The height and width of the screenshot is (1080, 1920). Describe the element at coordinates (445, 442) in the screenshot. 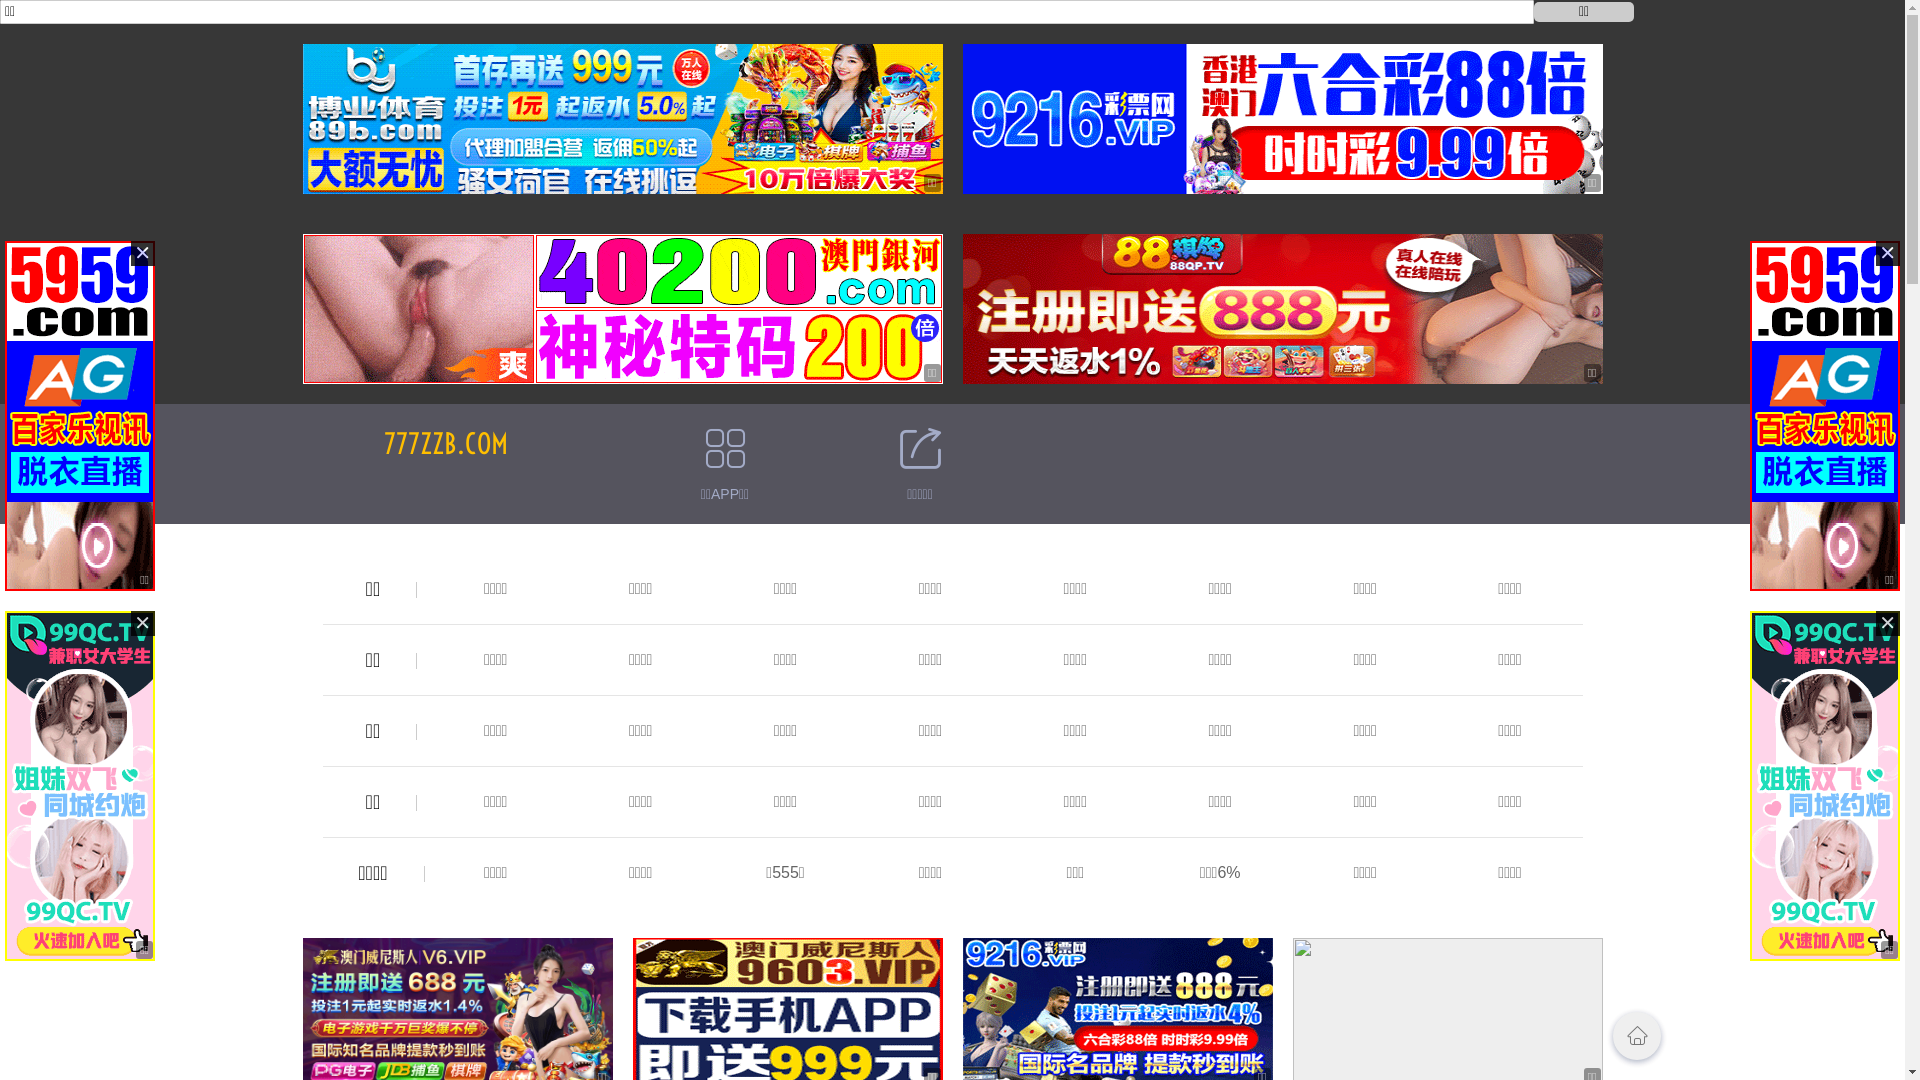

I see `'777ZZB.COM'` at that location.